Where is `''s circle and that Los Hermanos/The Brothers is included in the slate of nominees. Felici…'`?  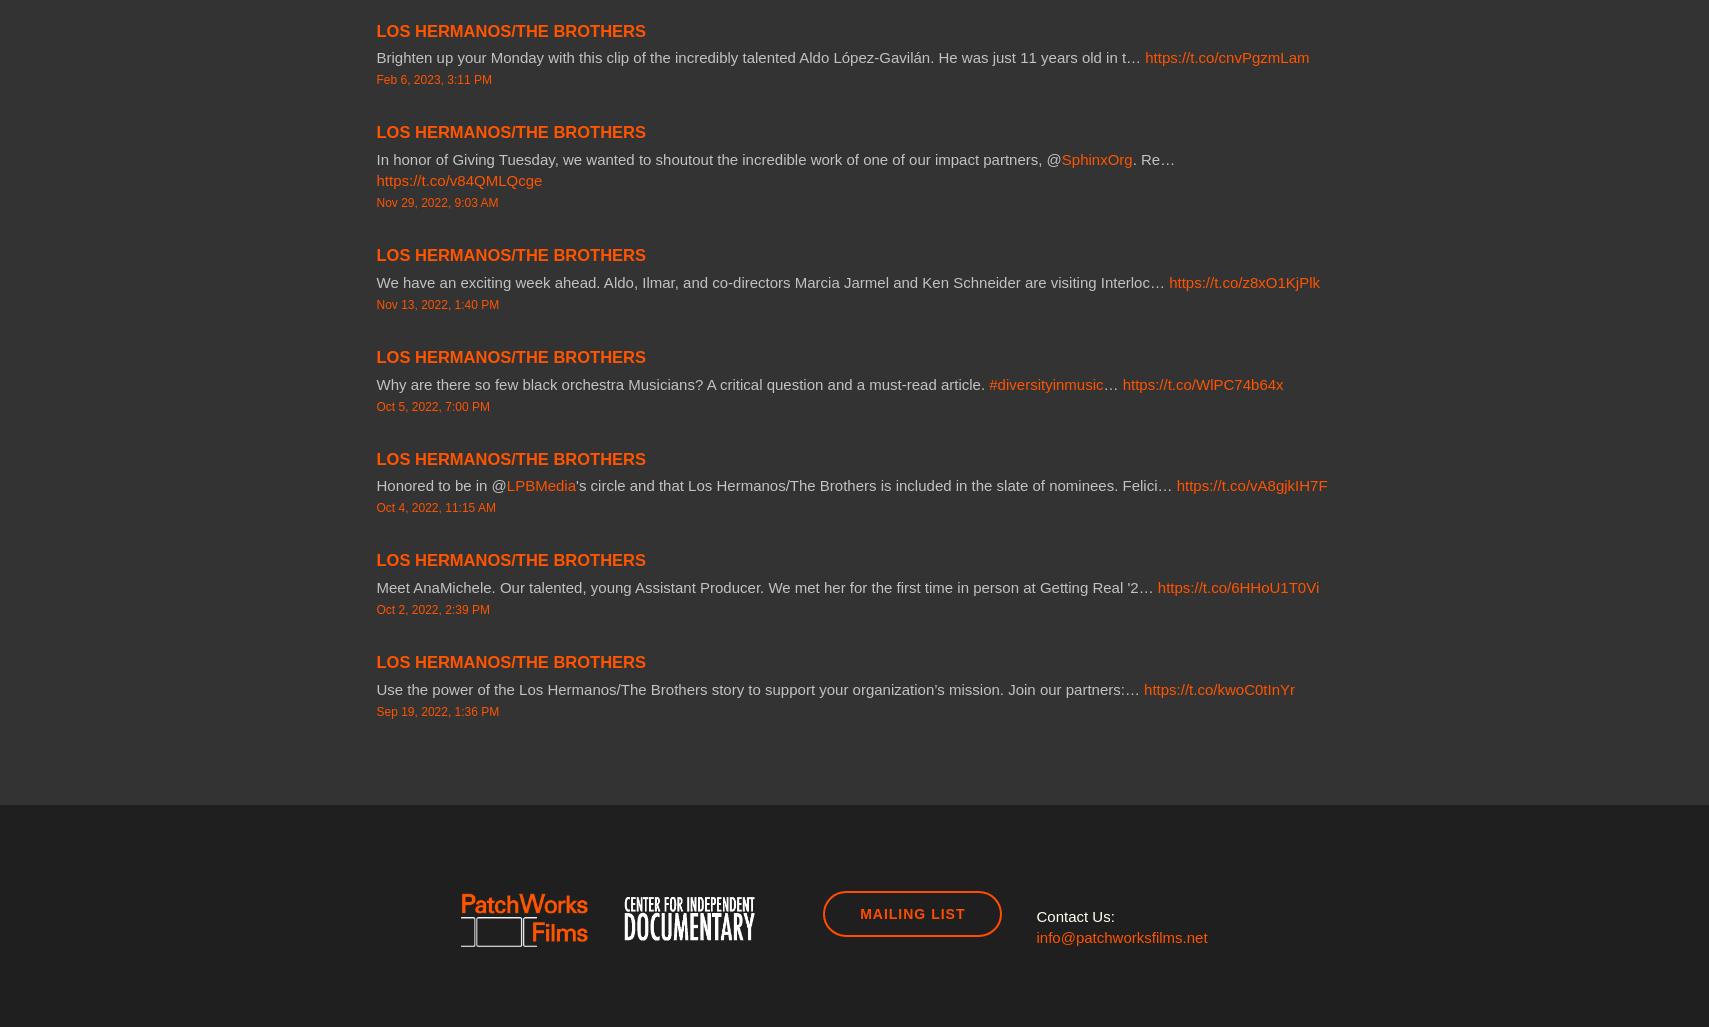 ''s circle and that Los Hermanos/The Brothers is included in the slate of nominees. Felici…' is located at coordinates (876, 485).